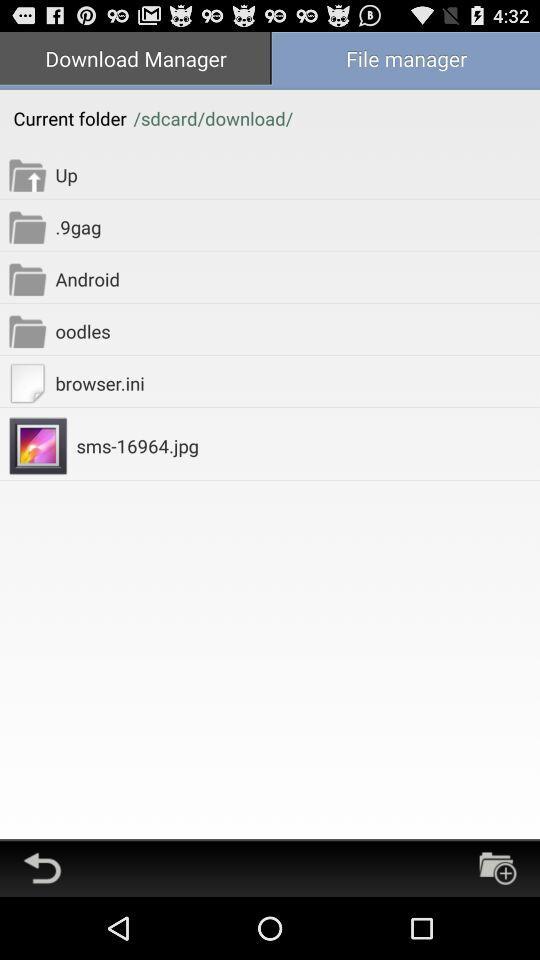 The width and height of the screenshot is (540, 960). I want to click on oodles app, so click(296, 331).